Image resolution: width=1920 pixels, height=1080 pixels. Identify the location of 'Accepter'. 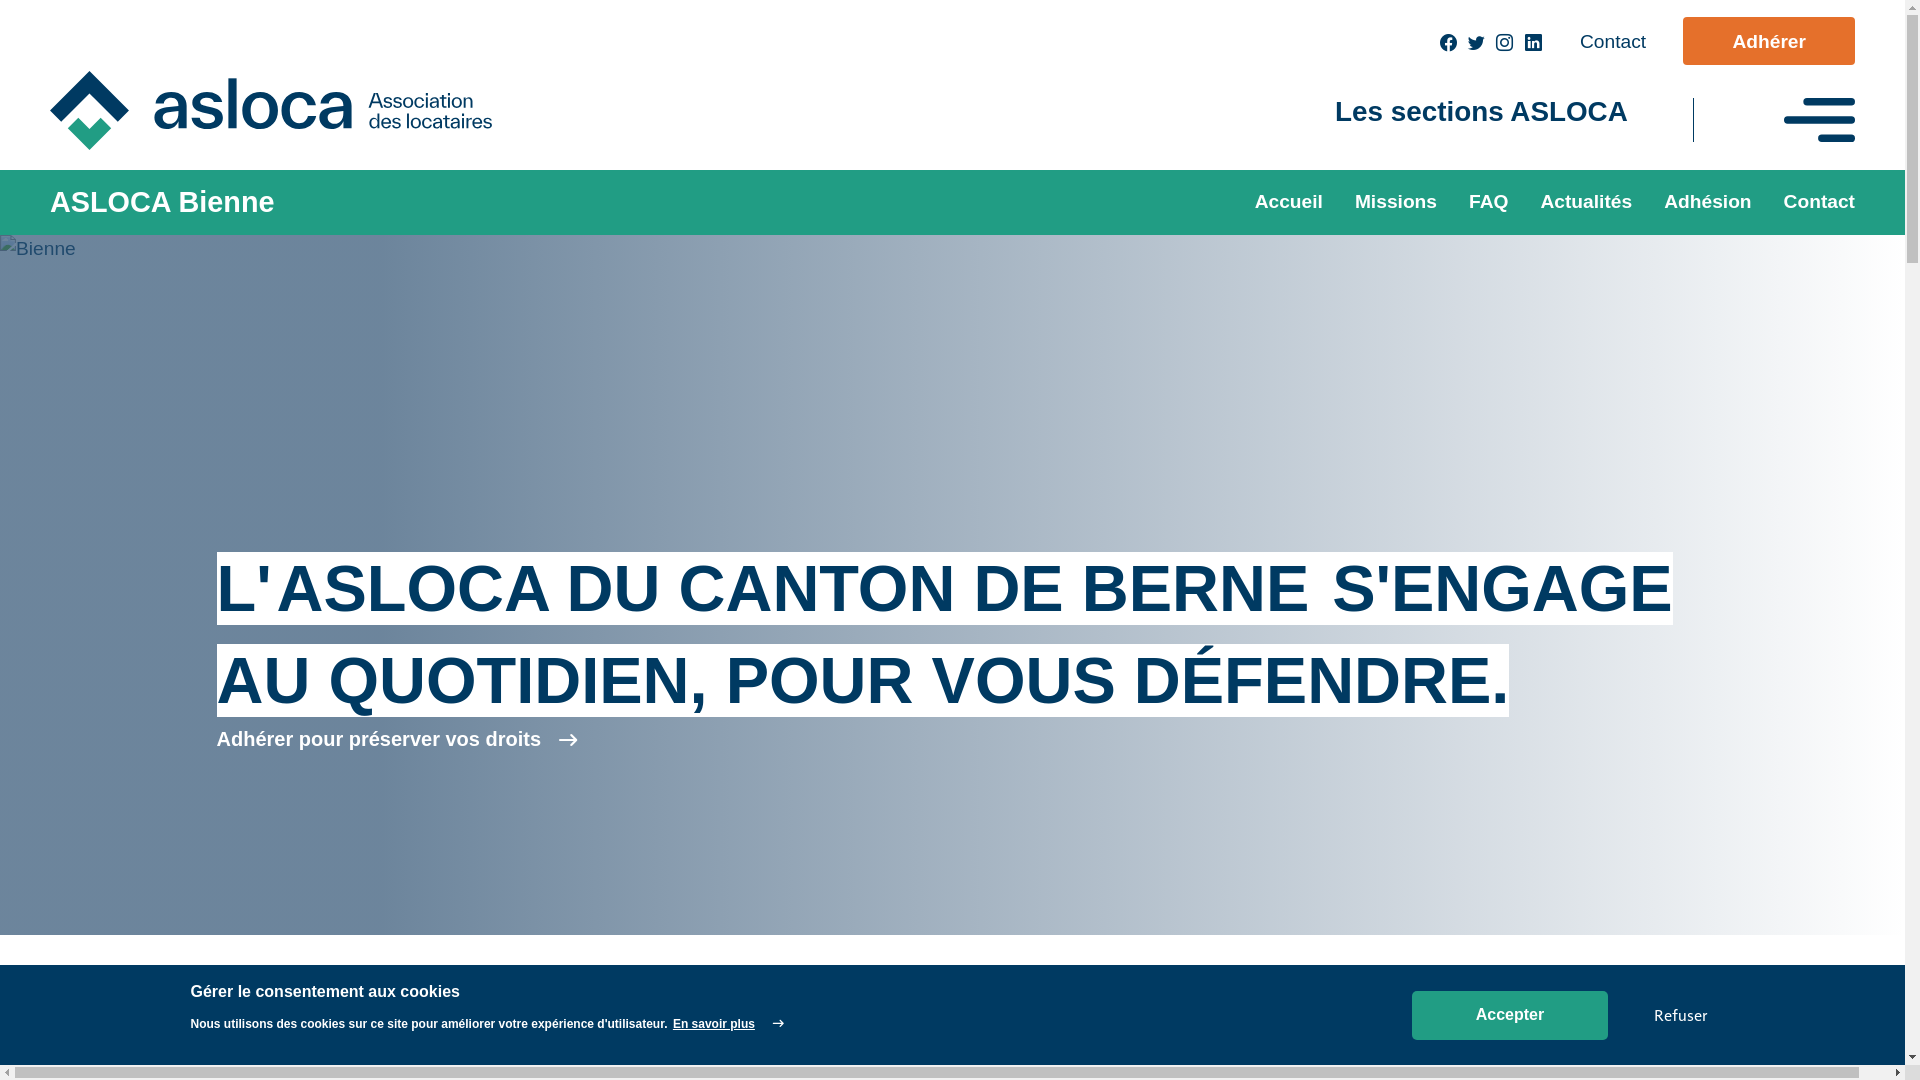
(1510, 1015).